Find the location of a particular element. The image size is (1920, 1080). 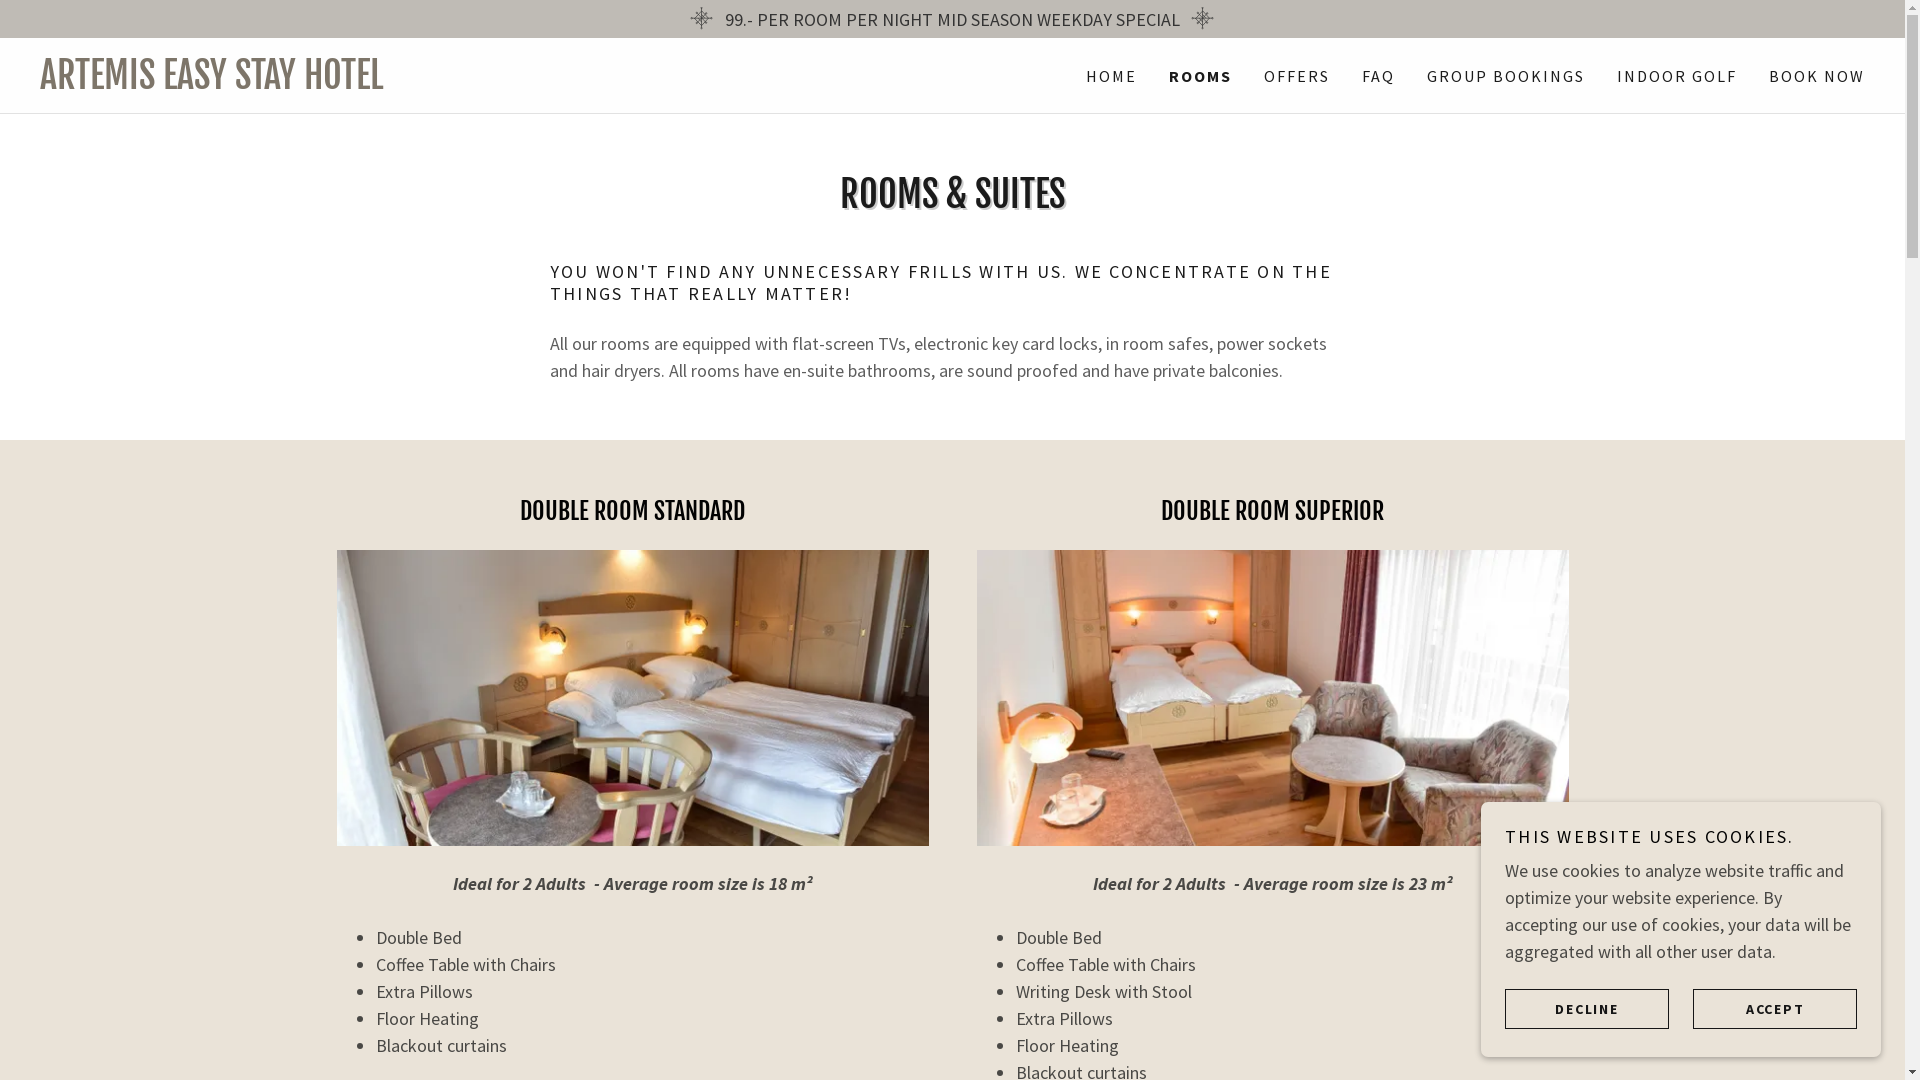

'HOME' is located at coordinates (1110, 75).